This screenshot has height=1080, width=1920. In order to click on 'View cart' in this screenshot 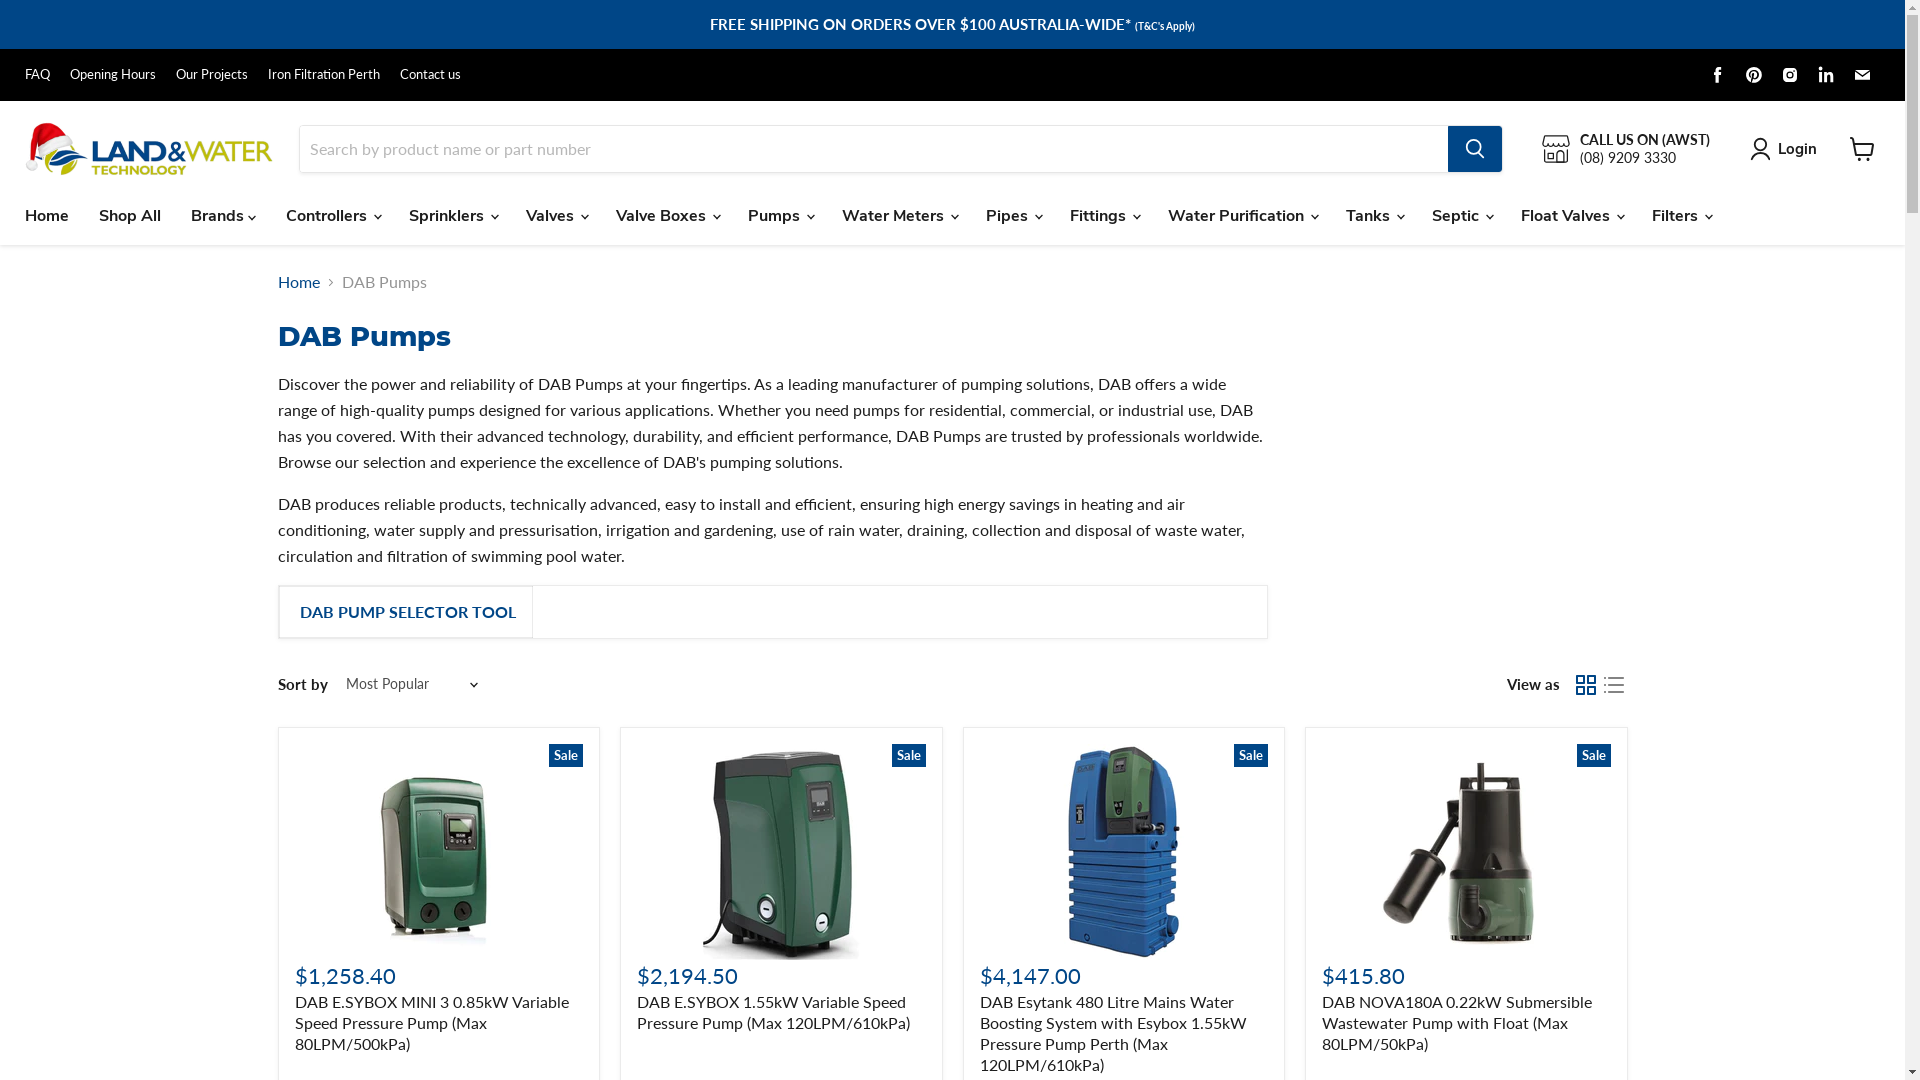, I will do `click(1861, 148)`.